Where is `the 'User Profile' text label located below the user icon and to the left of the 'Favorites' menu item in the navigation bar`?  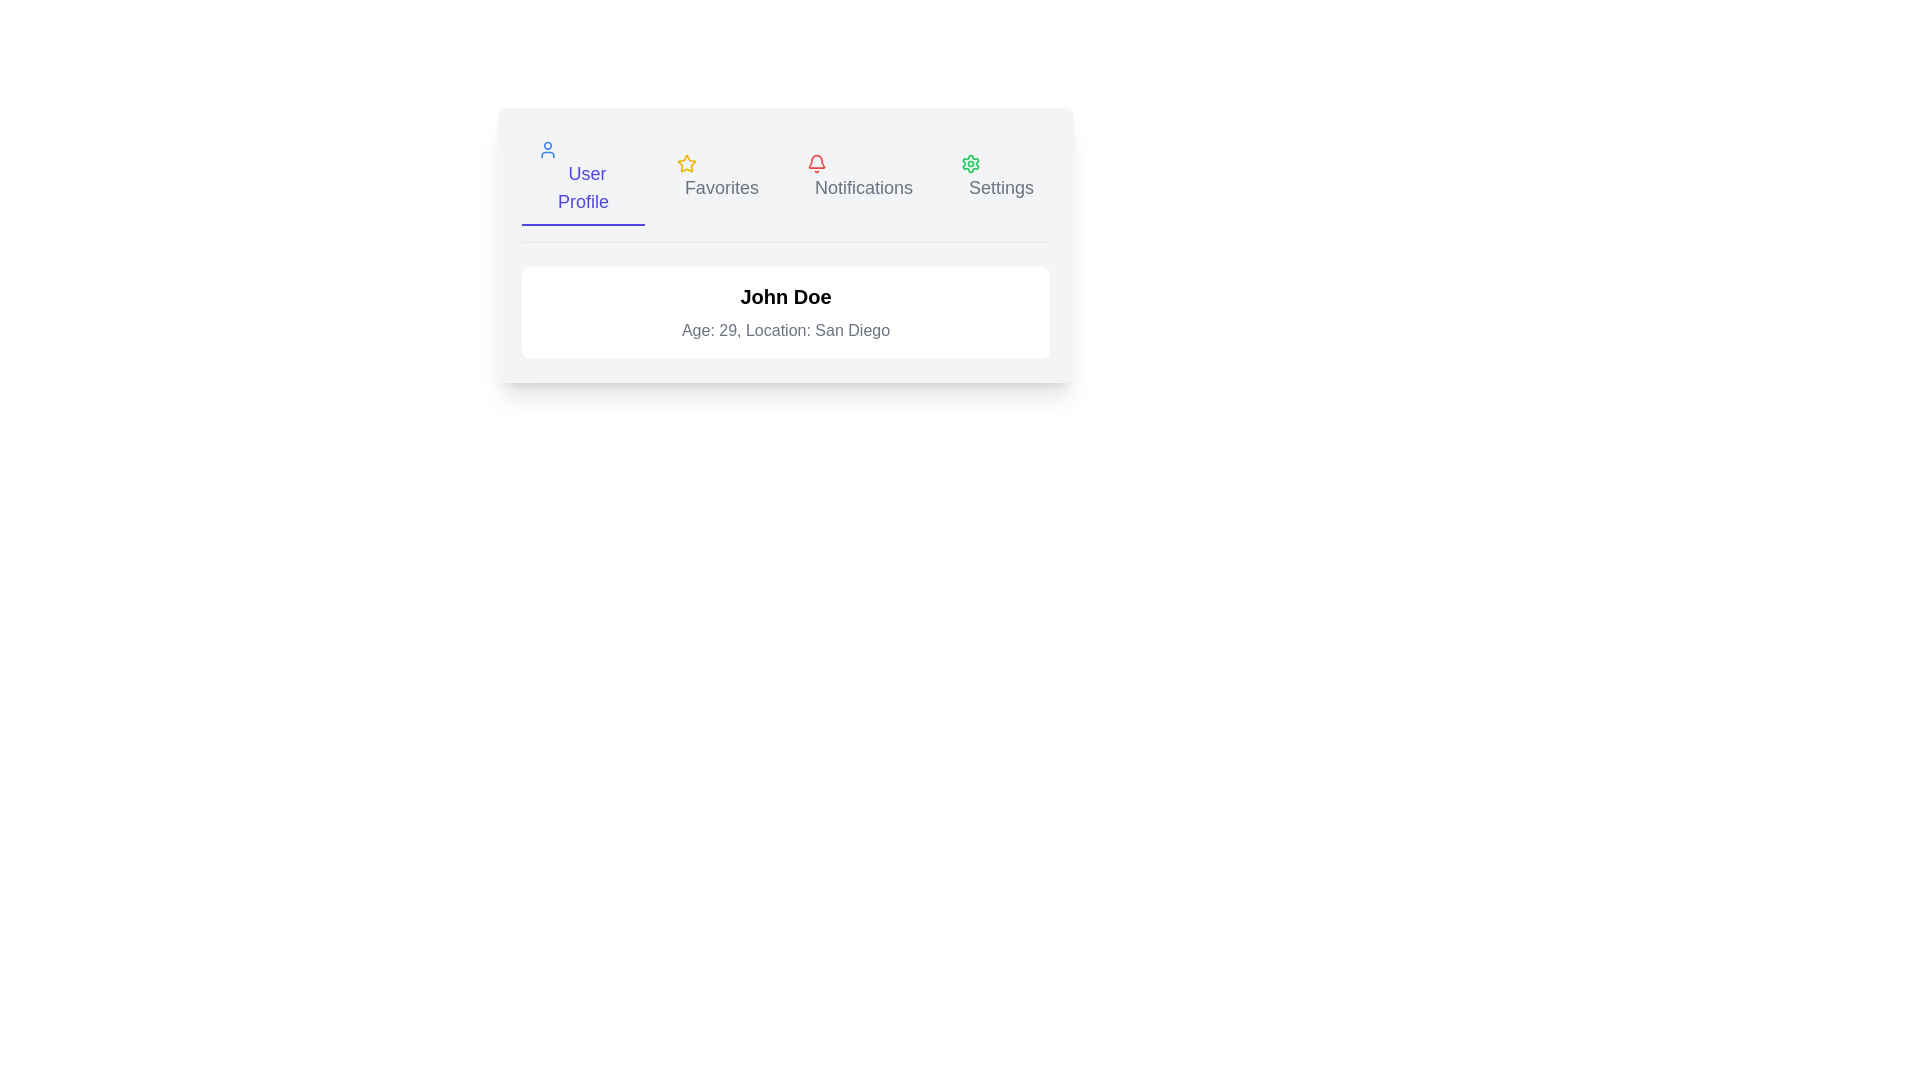
the 'User Profile' text label located below the user icon and to the left of the 'Favorites' menu item in the navigation bar is located at coordinates (582, 188).